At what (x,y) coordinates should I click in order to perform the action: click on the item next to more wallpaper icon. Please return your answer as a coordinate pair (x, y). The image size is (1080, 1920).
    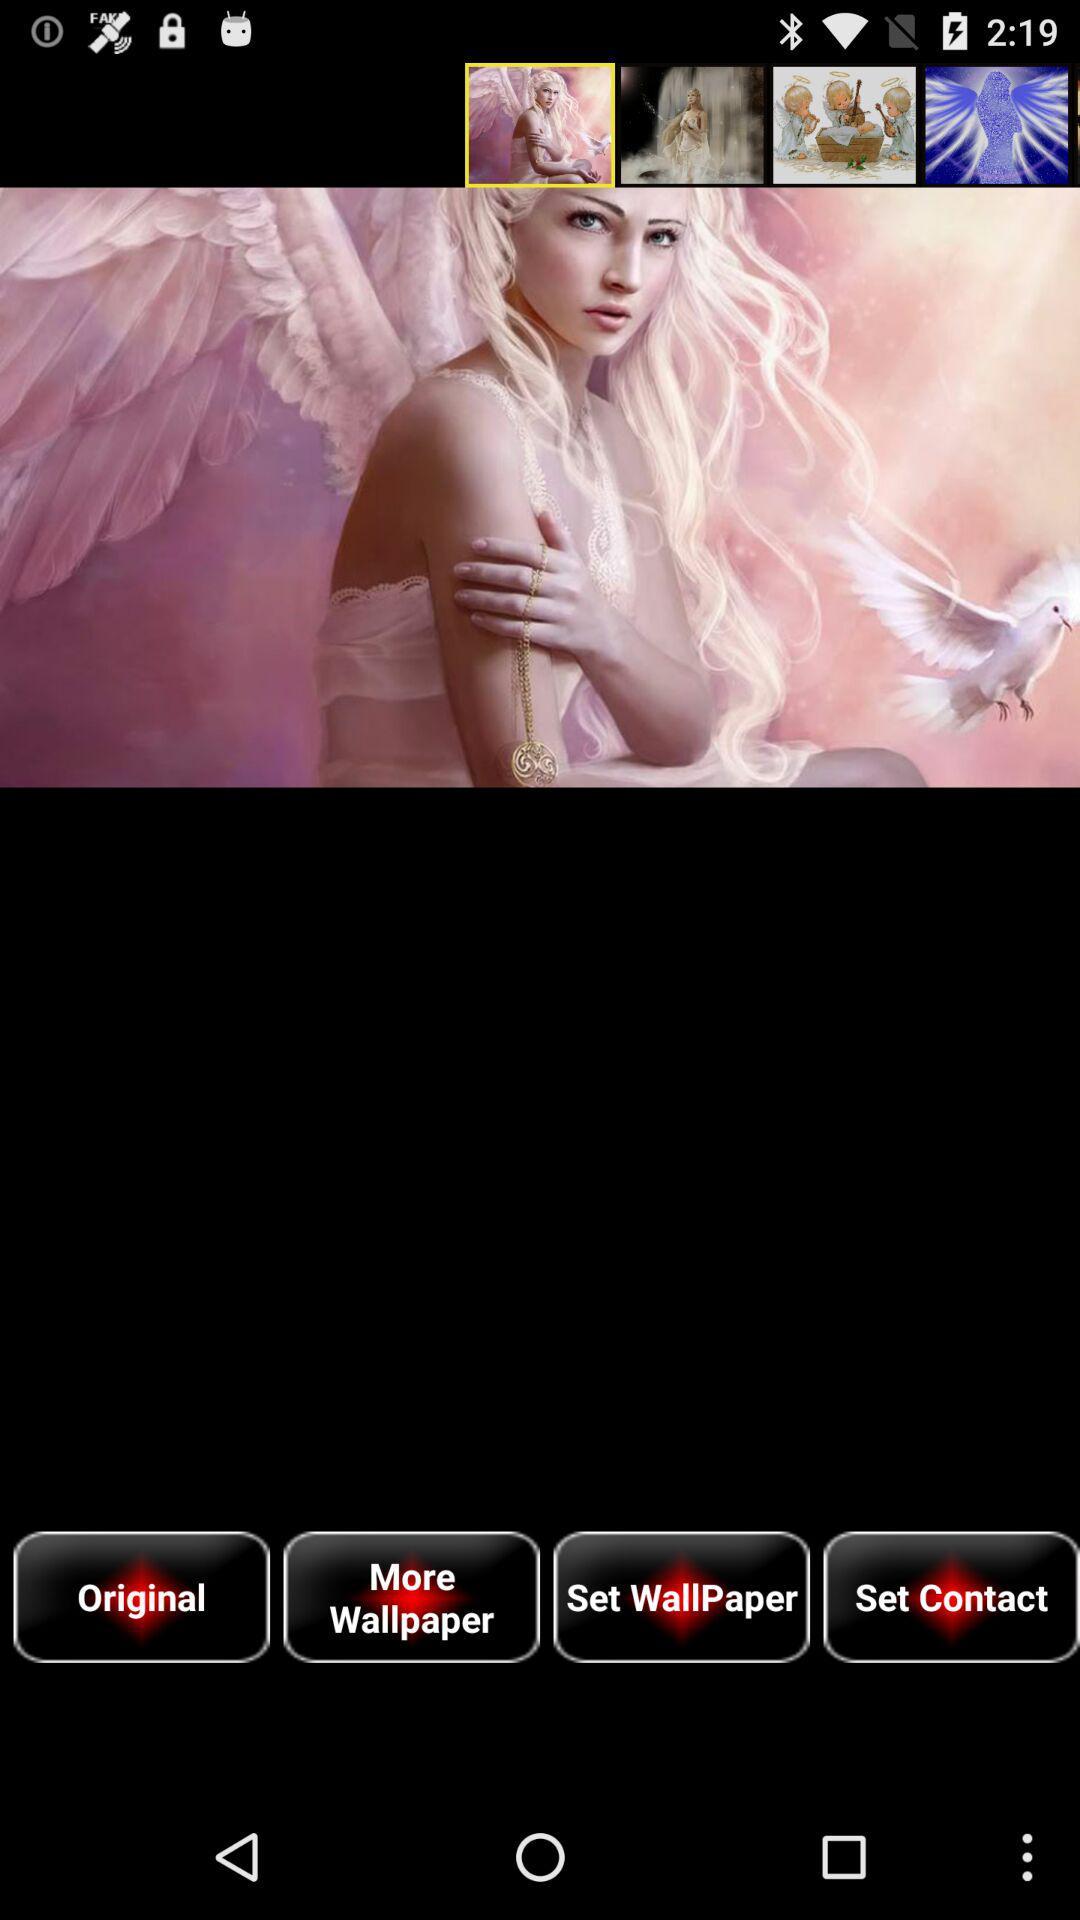
    Looking at the image, I should click on (680, 1596).